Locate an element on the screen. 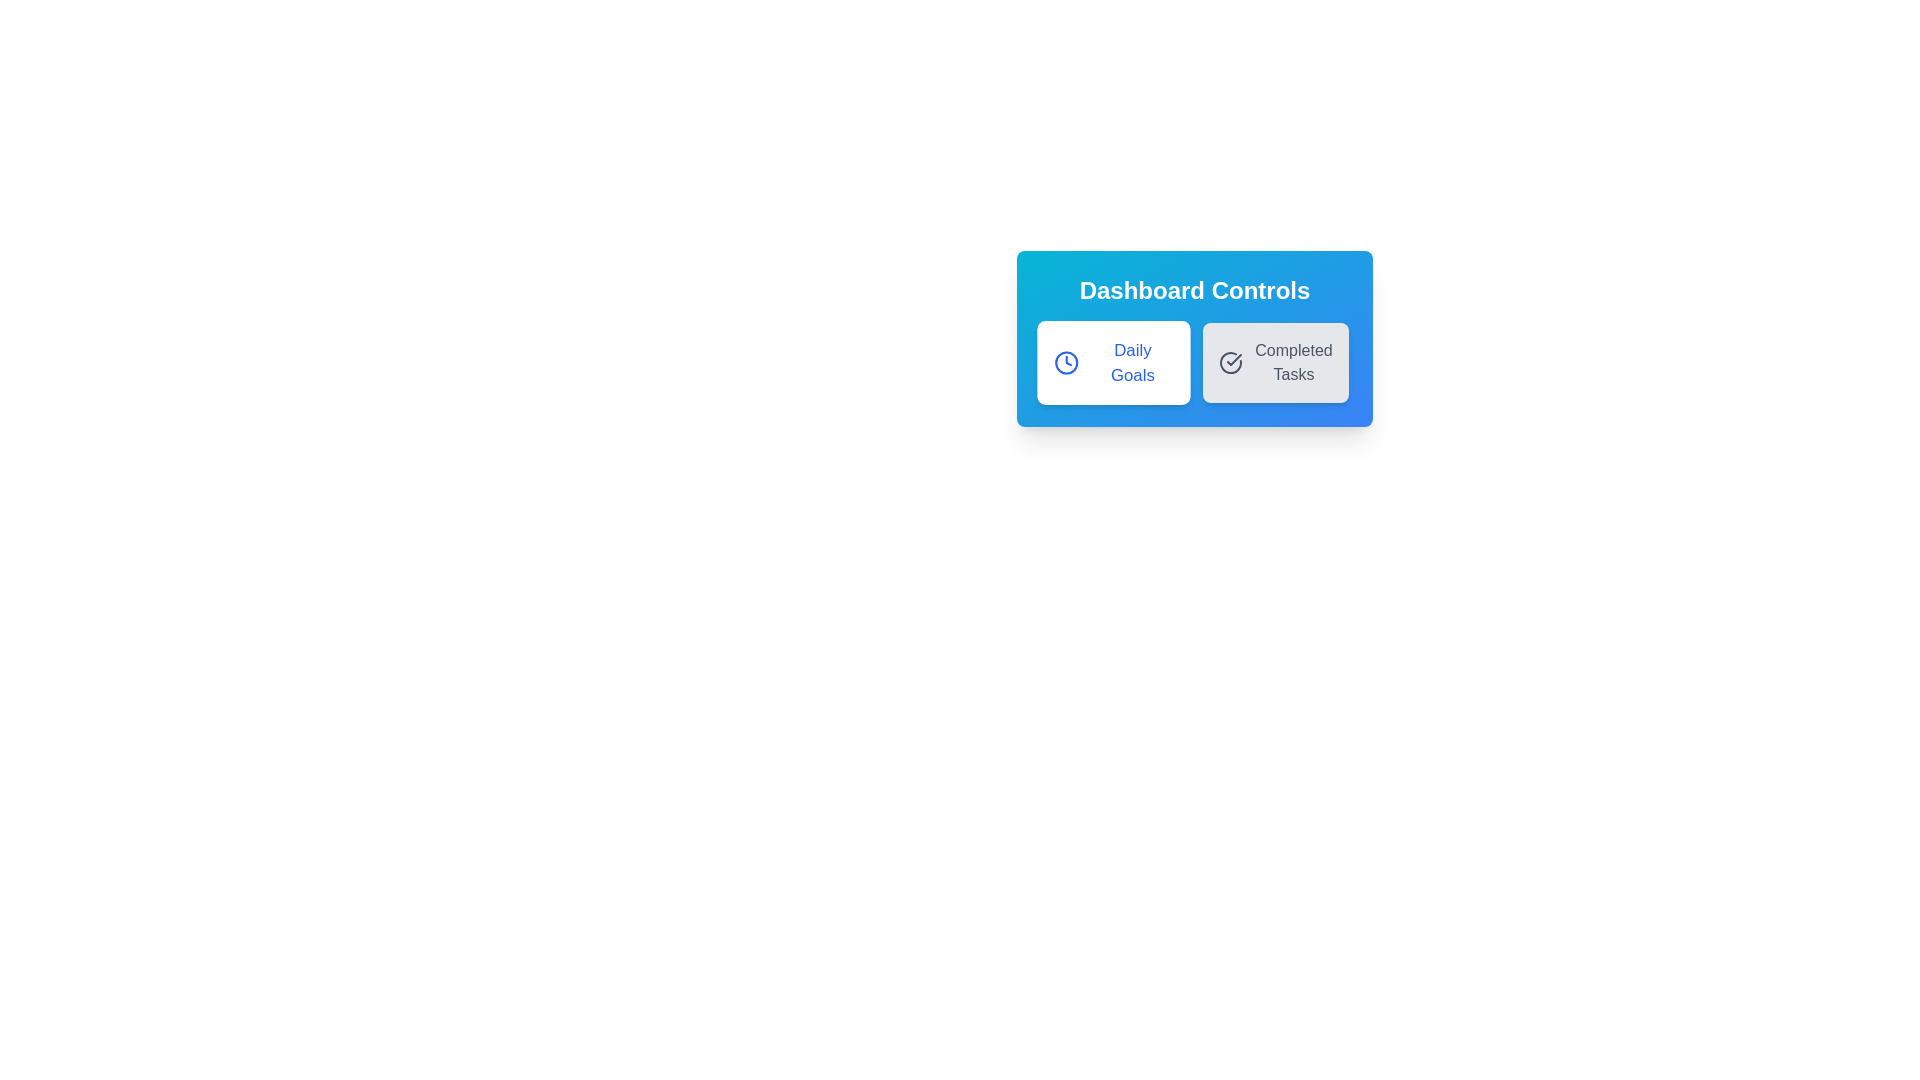 This screenshot has height=1080, width=1920. the 'Daily Goals' text label within the button, which is located in the first card under 'Dashboard Controls', featuring blue text on a white card-like background is located at coordinates (1132, 362).